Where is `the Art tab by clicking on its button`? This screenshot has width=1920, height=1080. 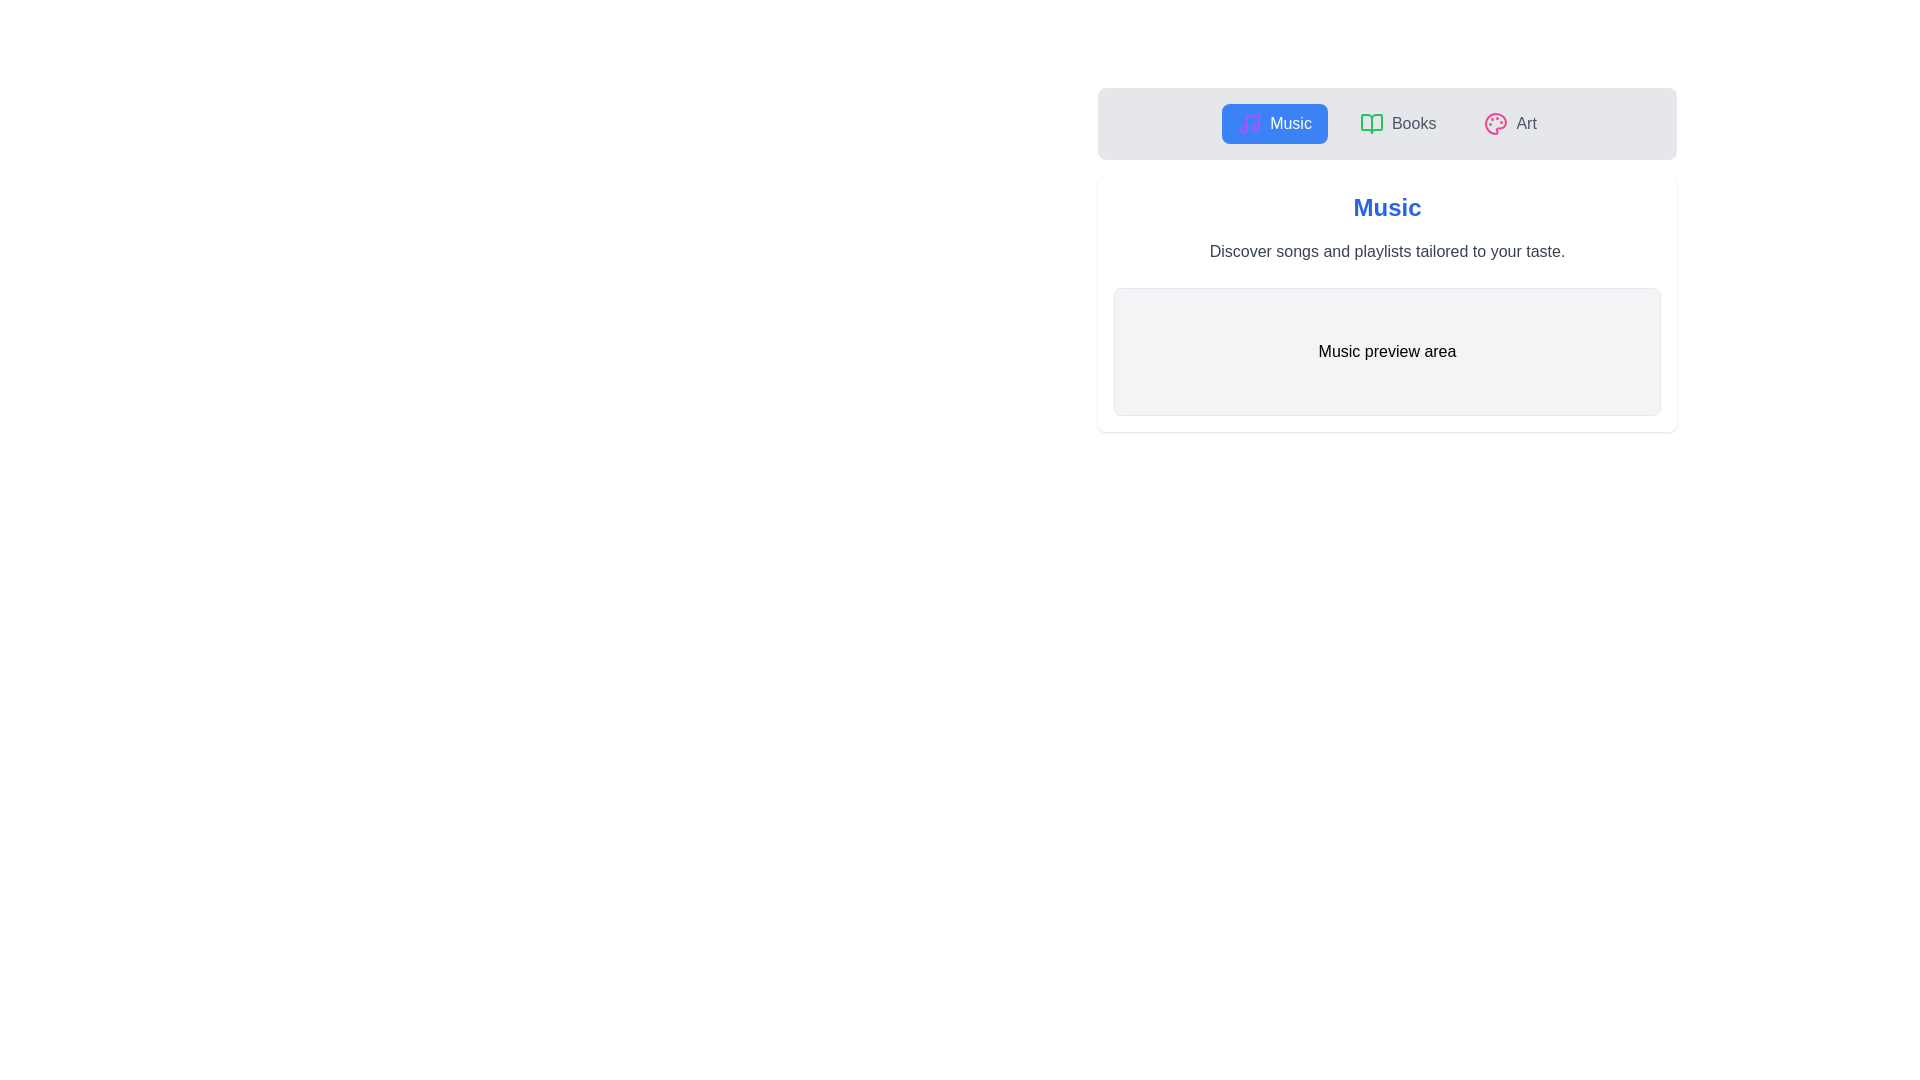
the Art tab by clicking on its button is located at coordinates (1510, 123).